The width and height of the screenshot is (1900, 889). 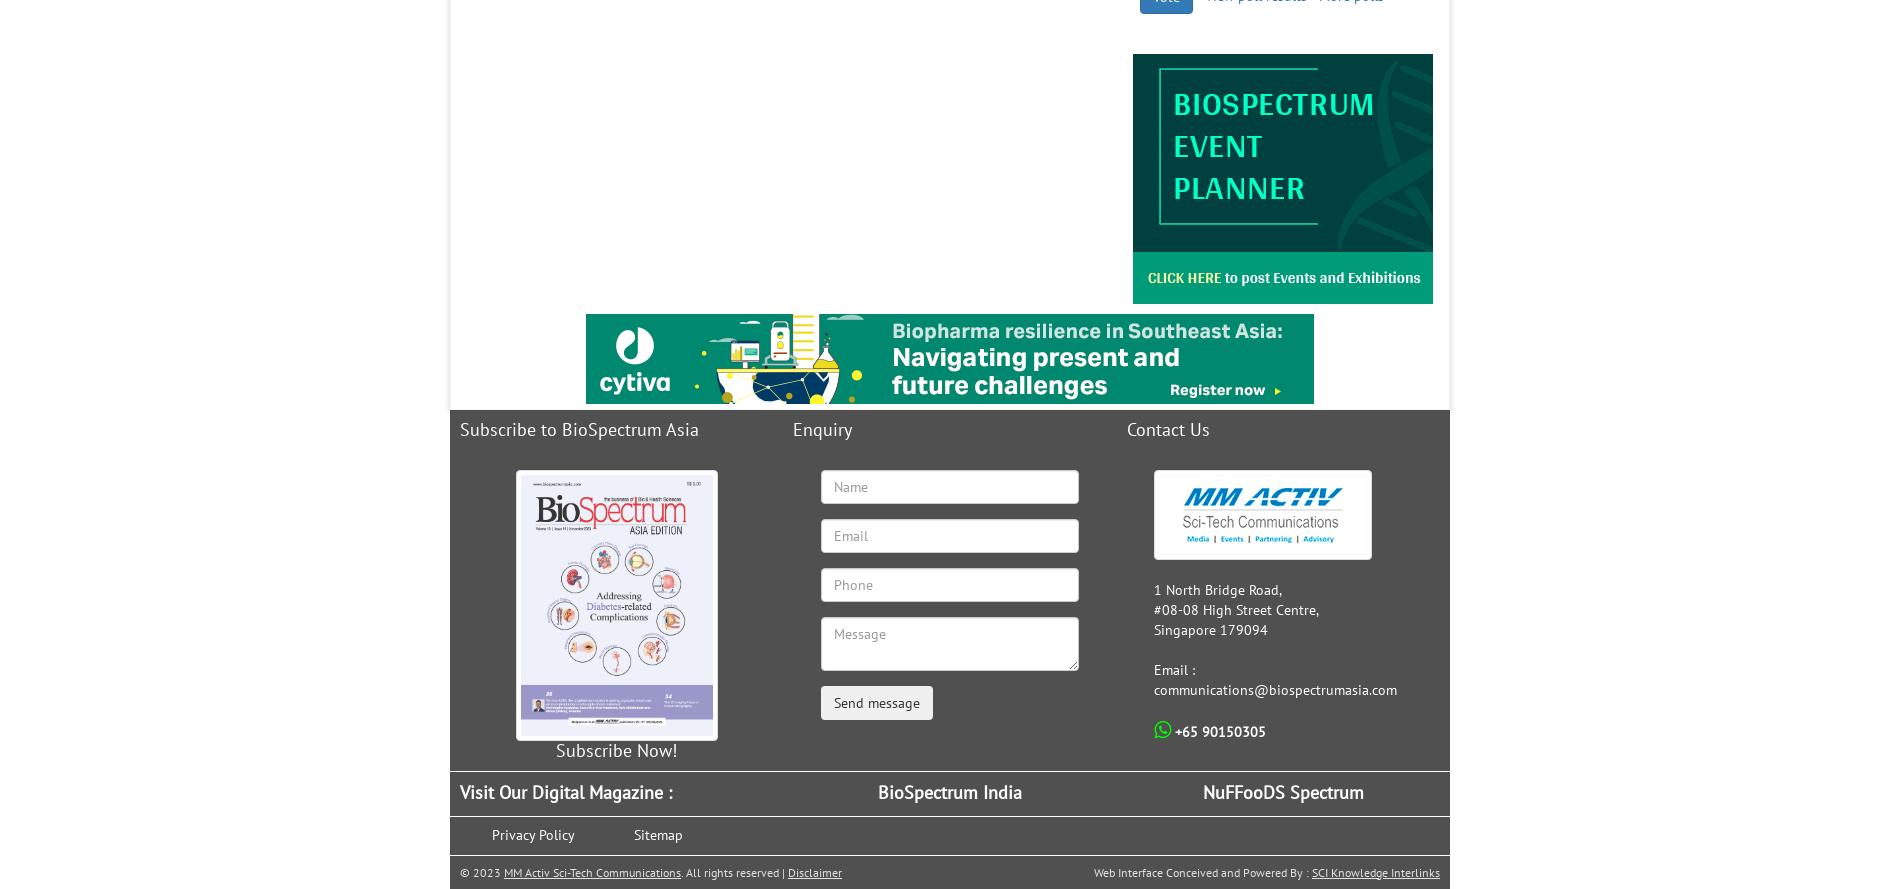 What do you see at coordinates (832, 702) in the screenshot?
I see `'Send message'` at bounding box center [832, 702].